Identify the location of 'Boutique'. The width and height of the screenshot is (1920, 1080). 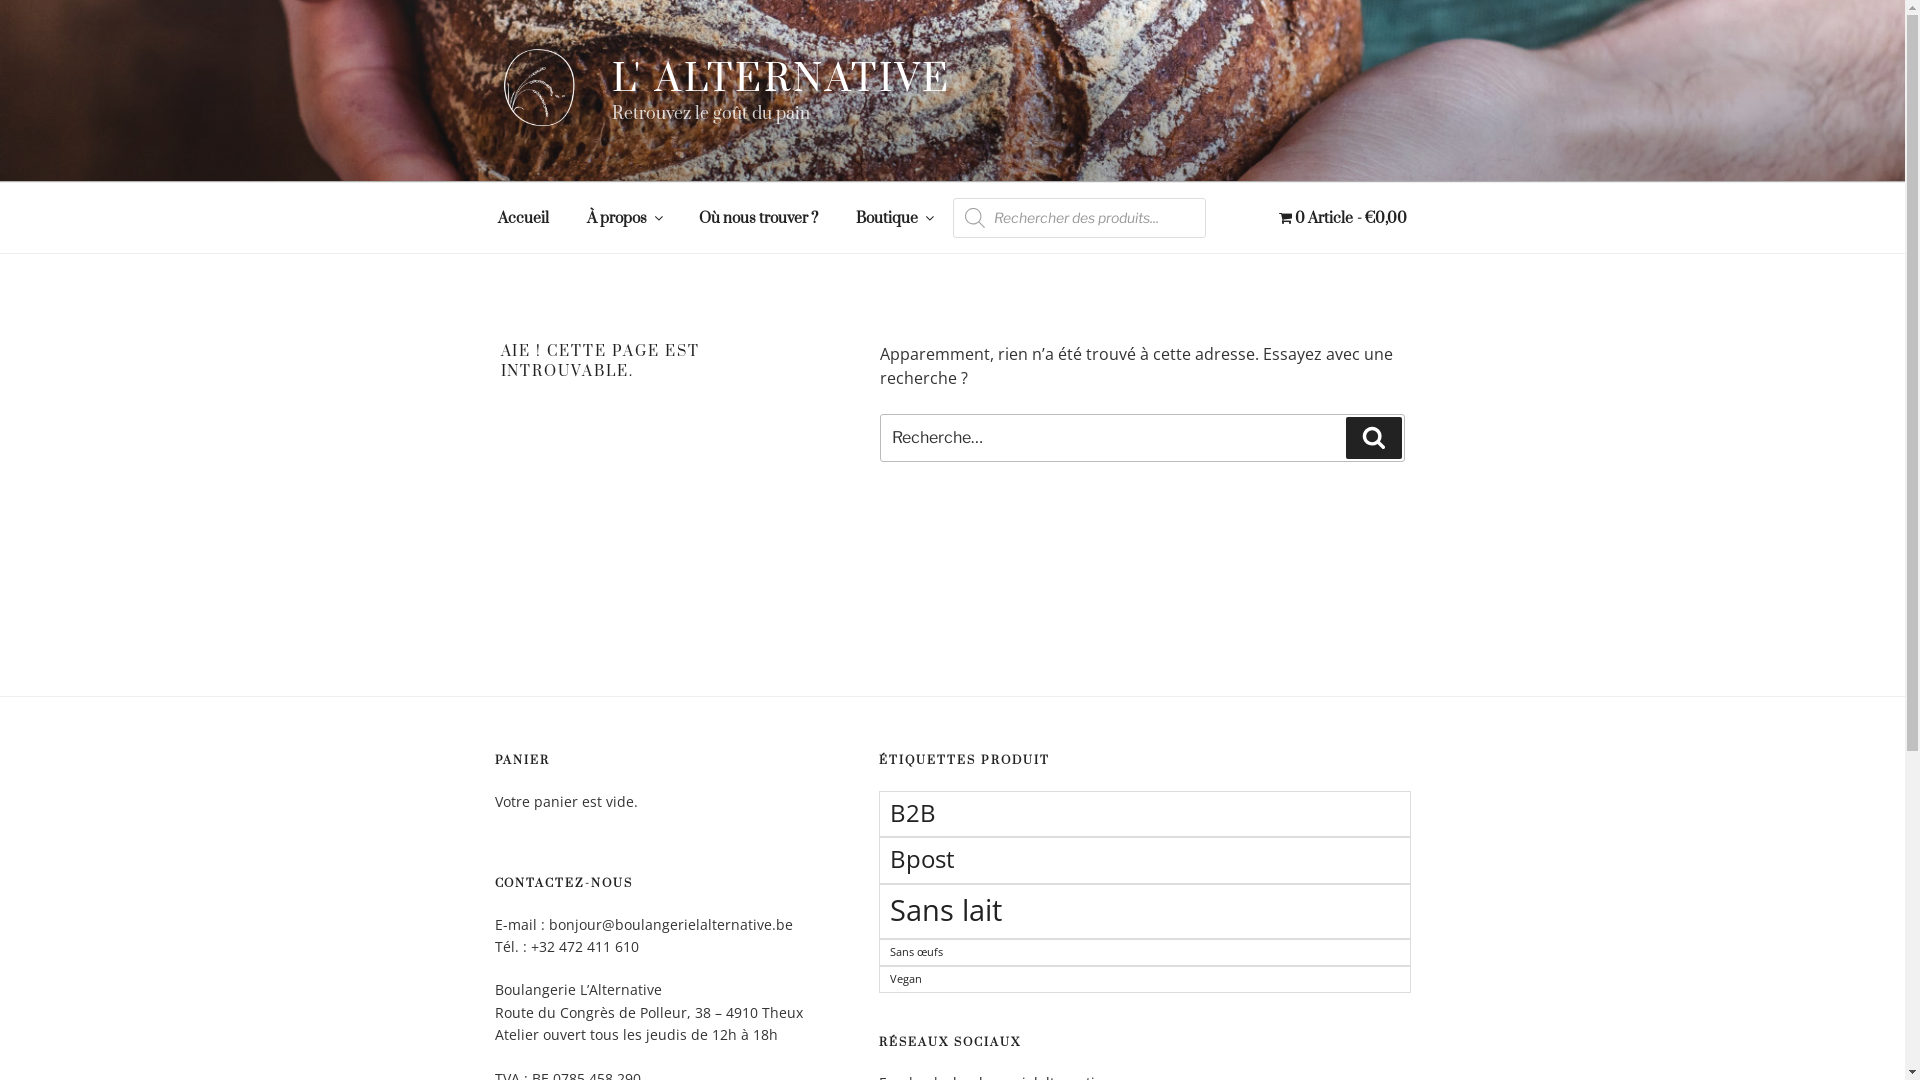
(838, 218).